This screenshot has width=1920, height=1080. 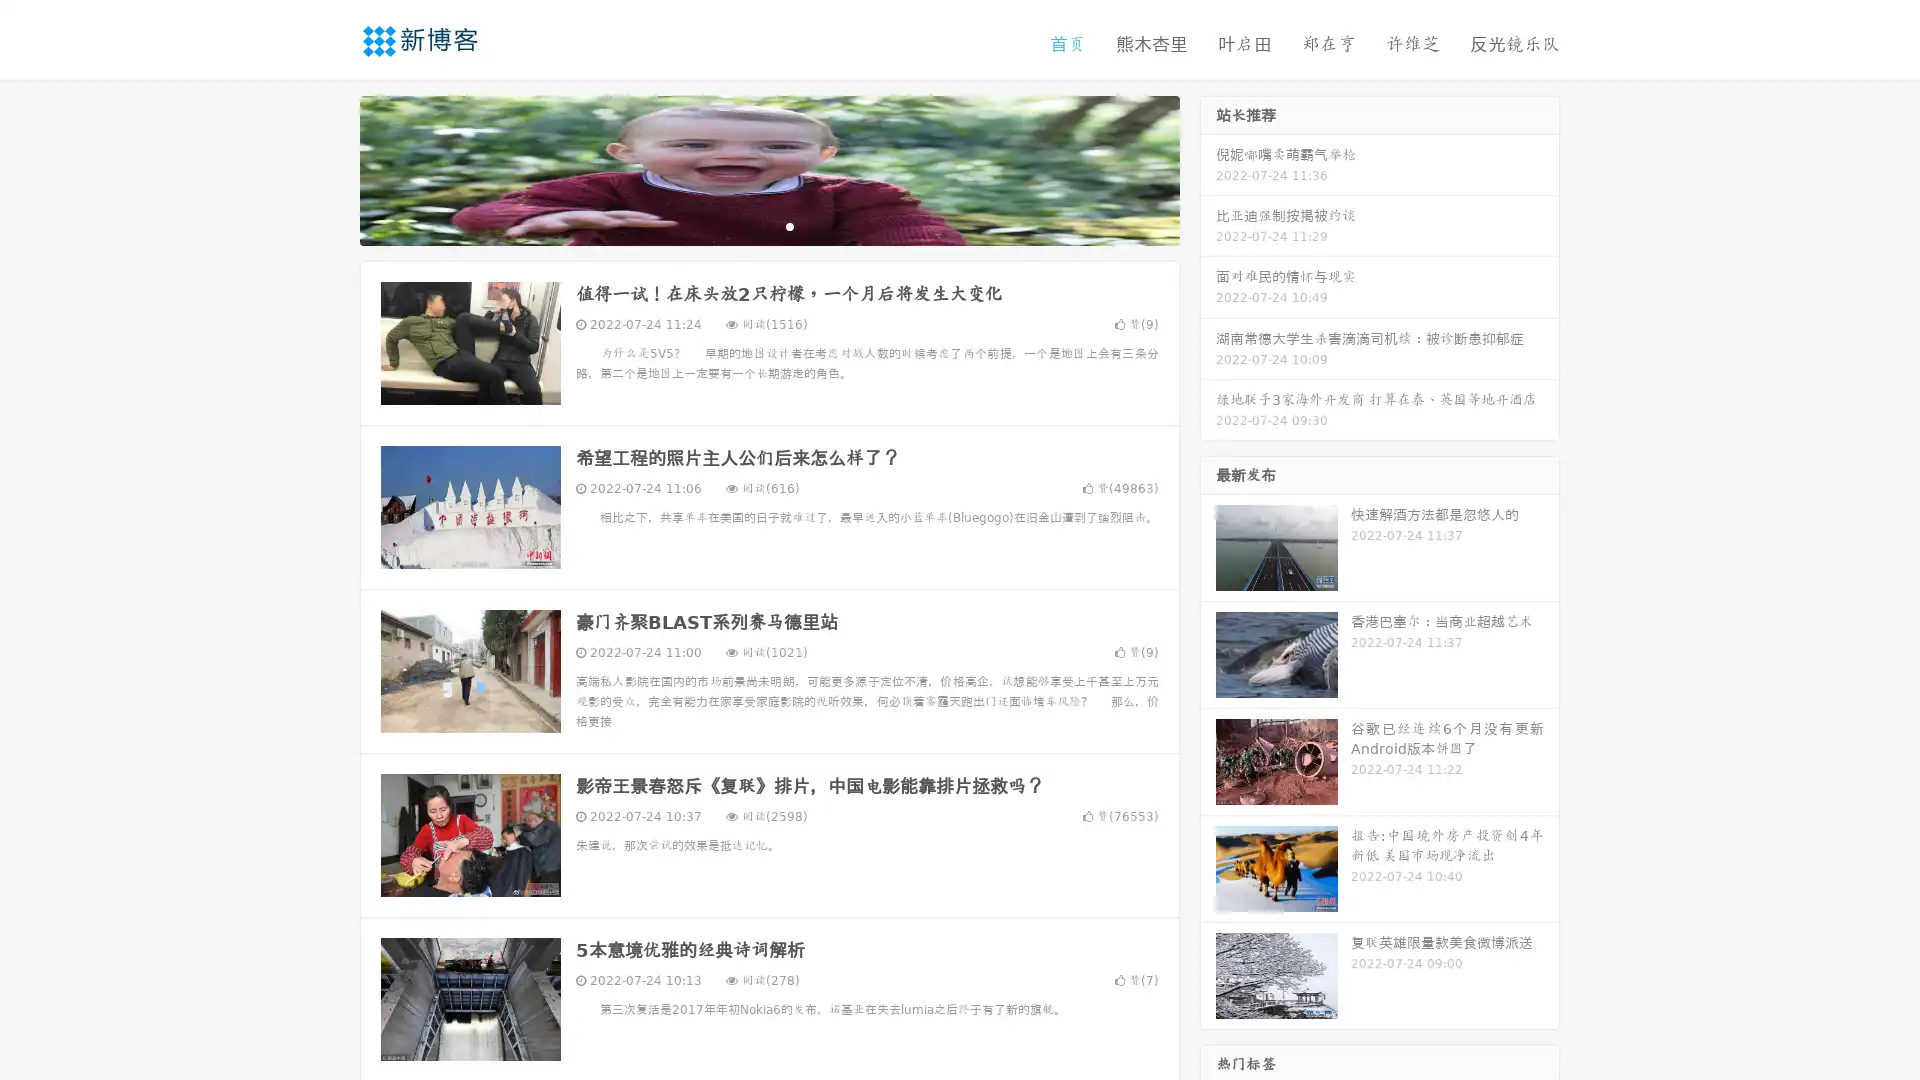 What do you see at coordinates (789, 225) in the screenshot?
I see `Go to slide 3` at bounding box center [789, 225].